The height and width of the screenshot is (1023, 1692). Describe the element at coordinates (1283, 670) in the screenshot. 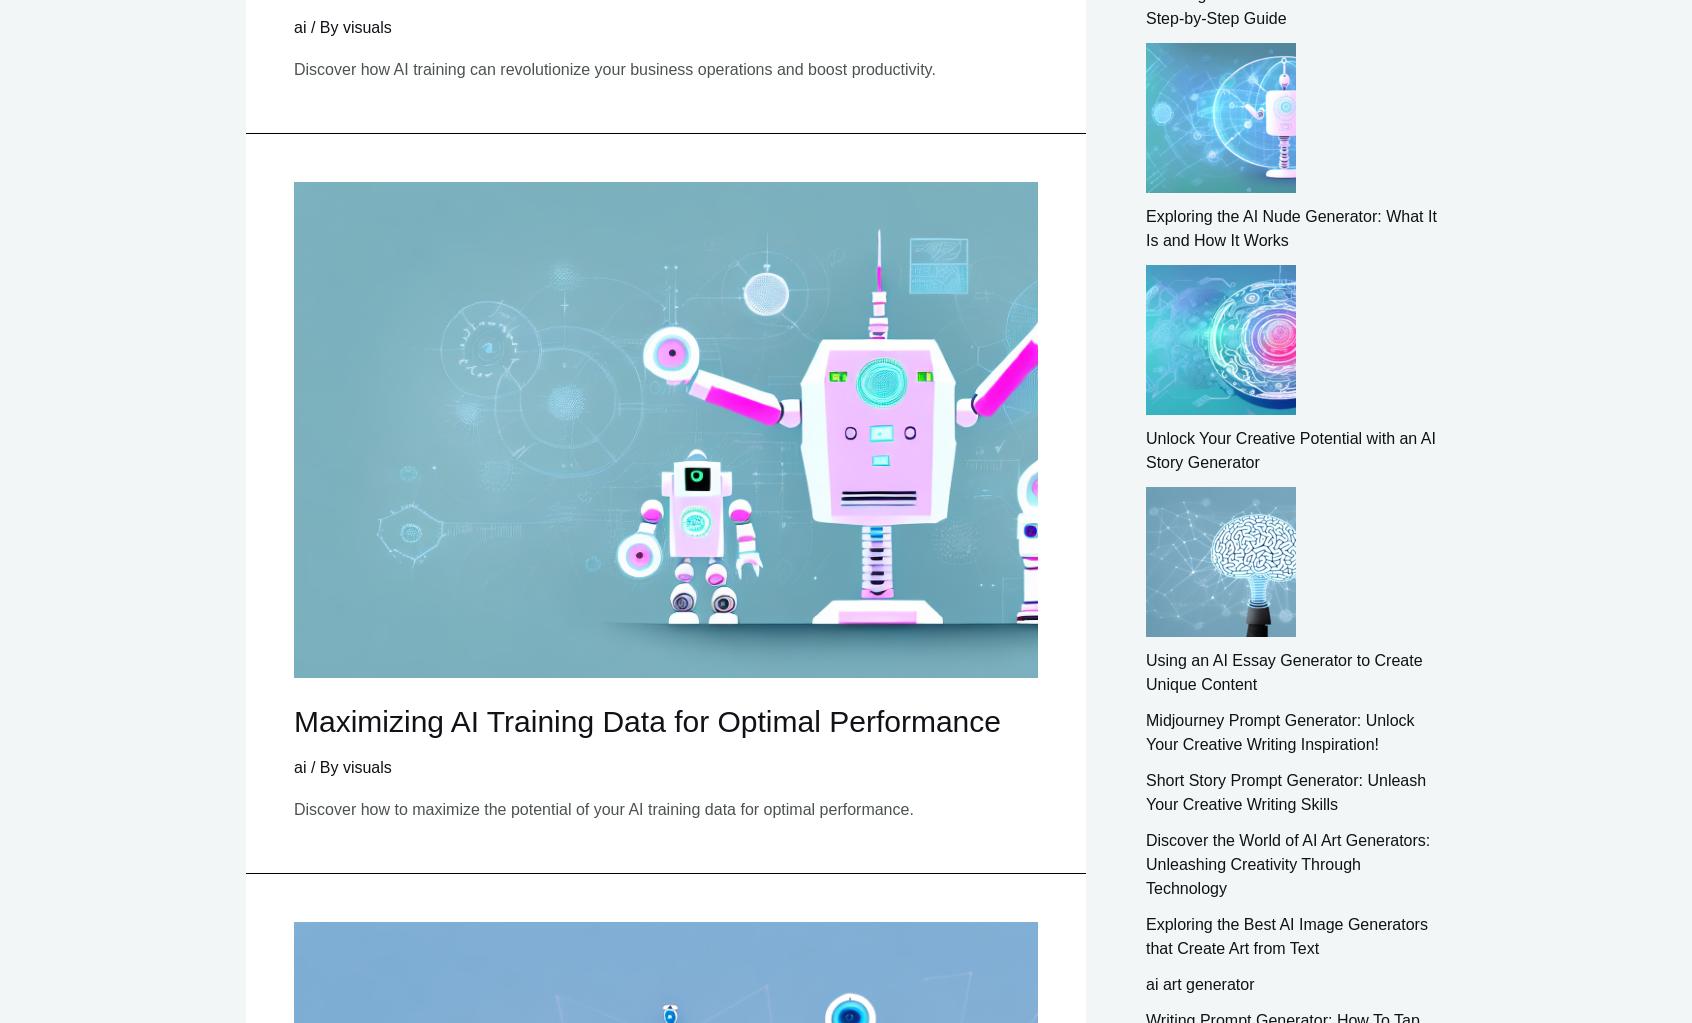

I see `'Using an AI Essay Generator to Create Unique Content'` at that location.